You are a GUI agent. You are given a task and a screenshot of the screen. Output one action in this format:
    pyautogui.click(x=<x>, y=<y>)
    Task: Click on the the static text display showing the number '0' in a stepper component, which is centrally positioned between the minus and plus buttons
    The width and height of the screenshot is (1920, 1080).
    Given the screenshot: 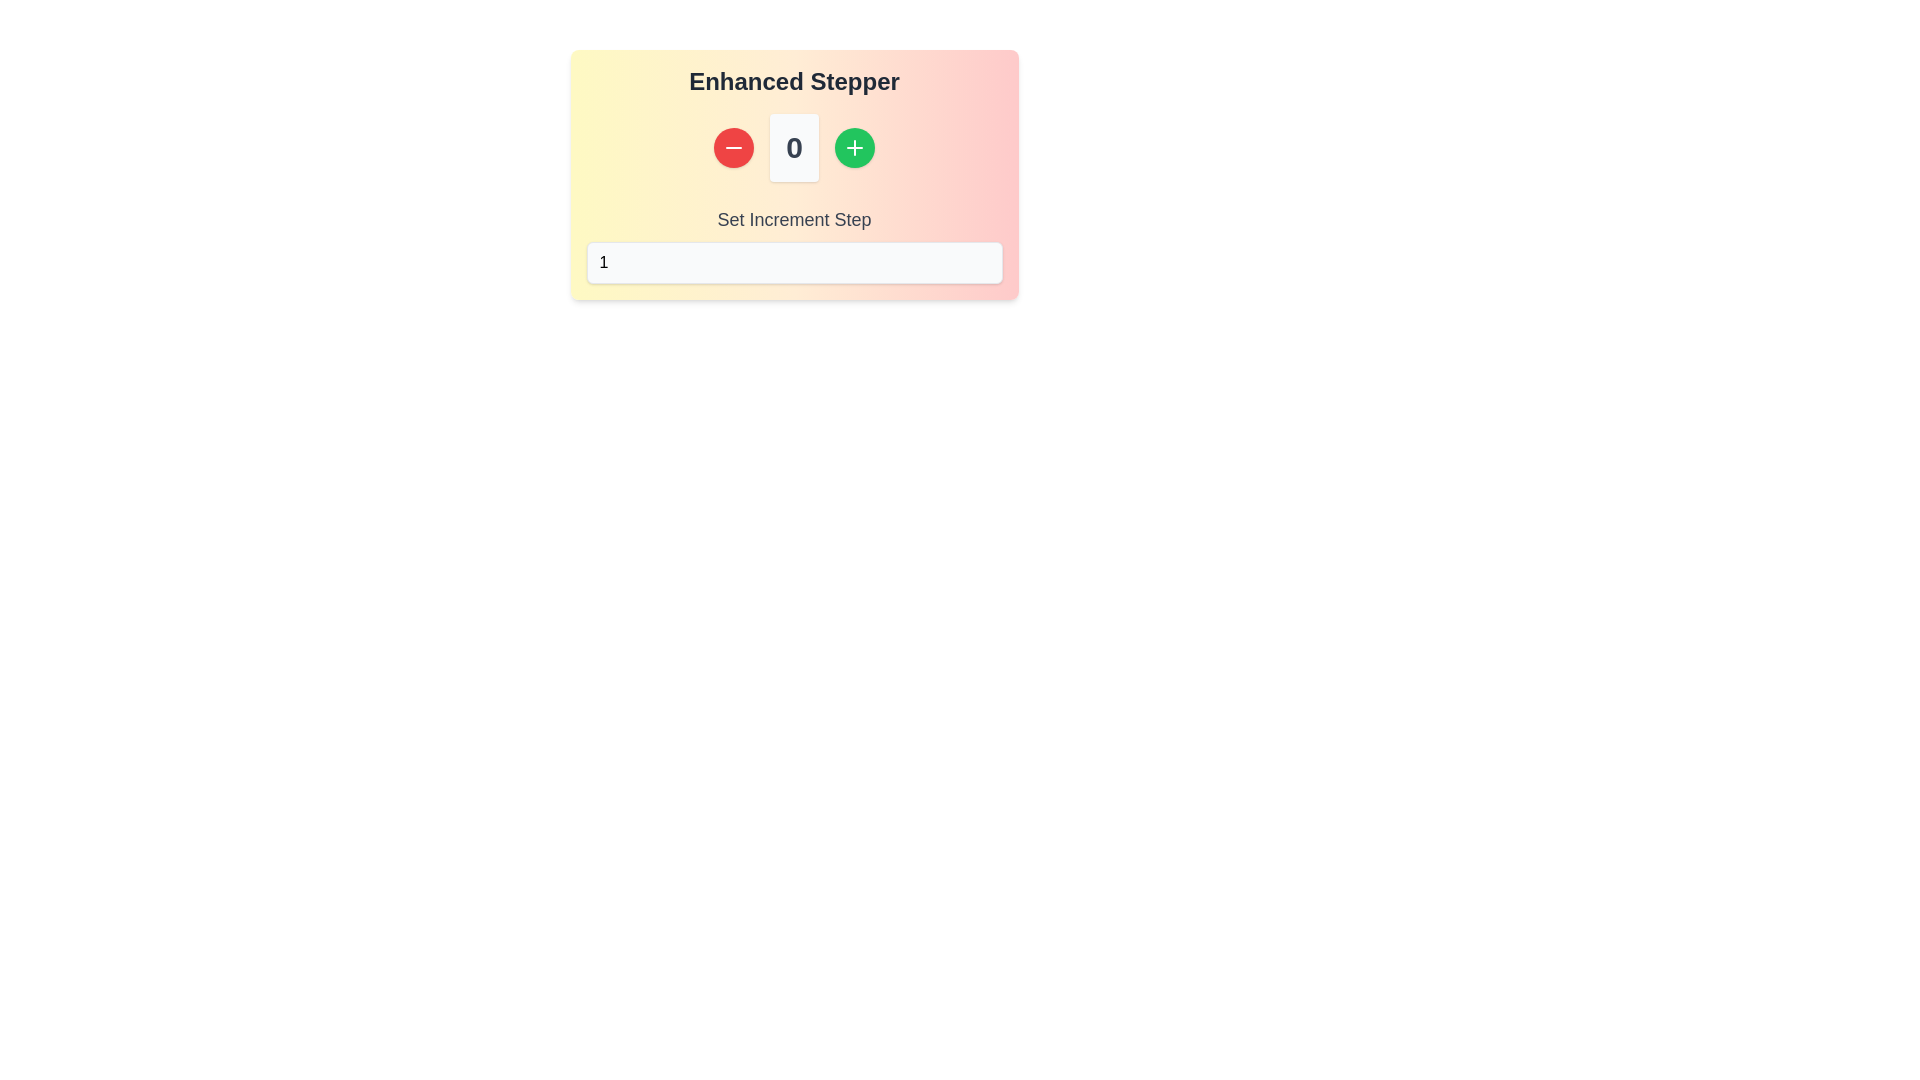 What is the action you would take?
    pyautogui.click(x=793, y=146)
    